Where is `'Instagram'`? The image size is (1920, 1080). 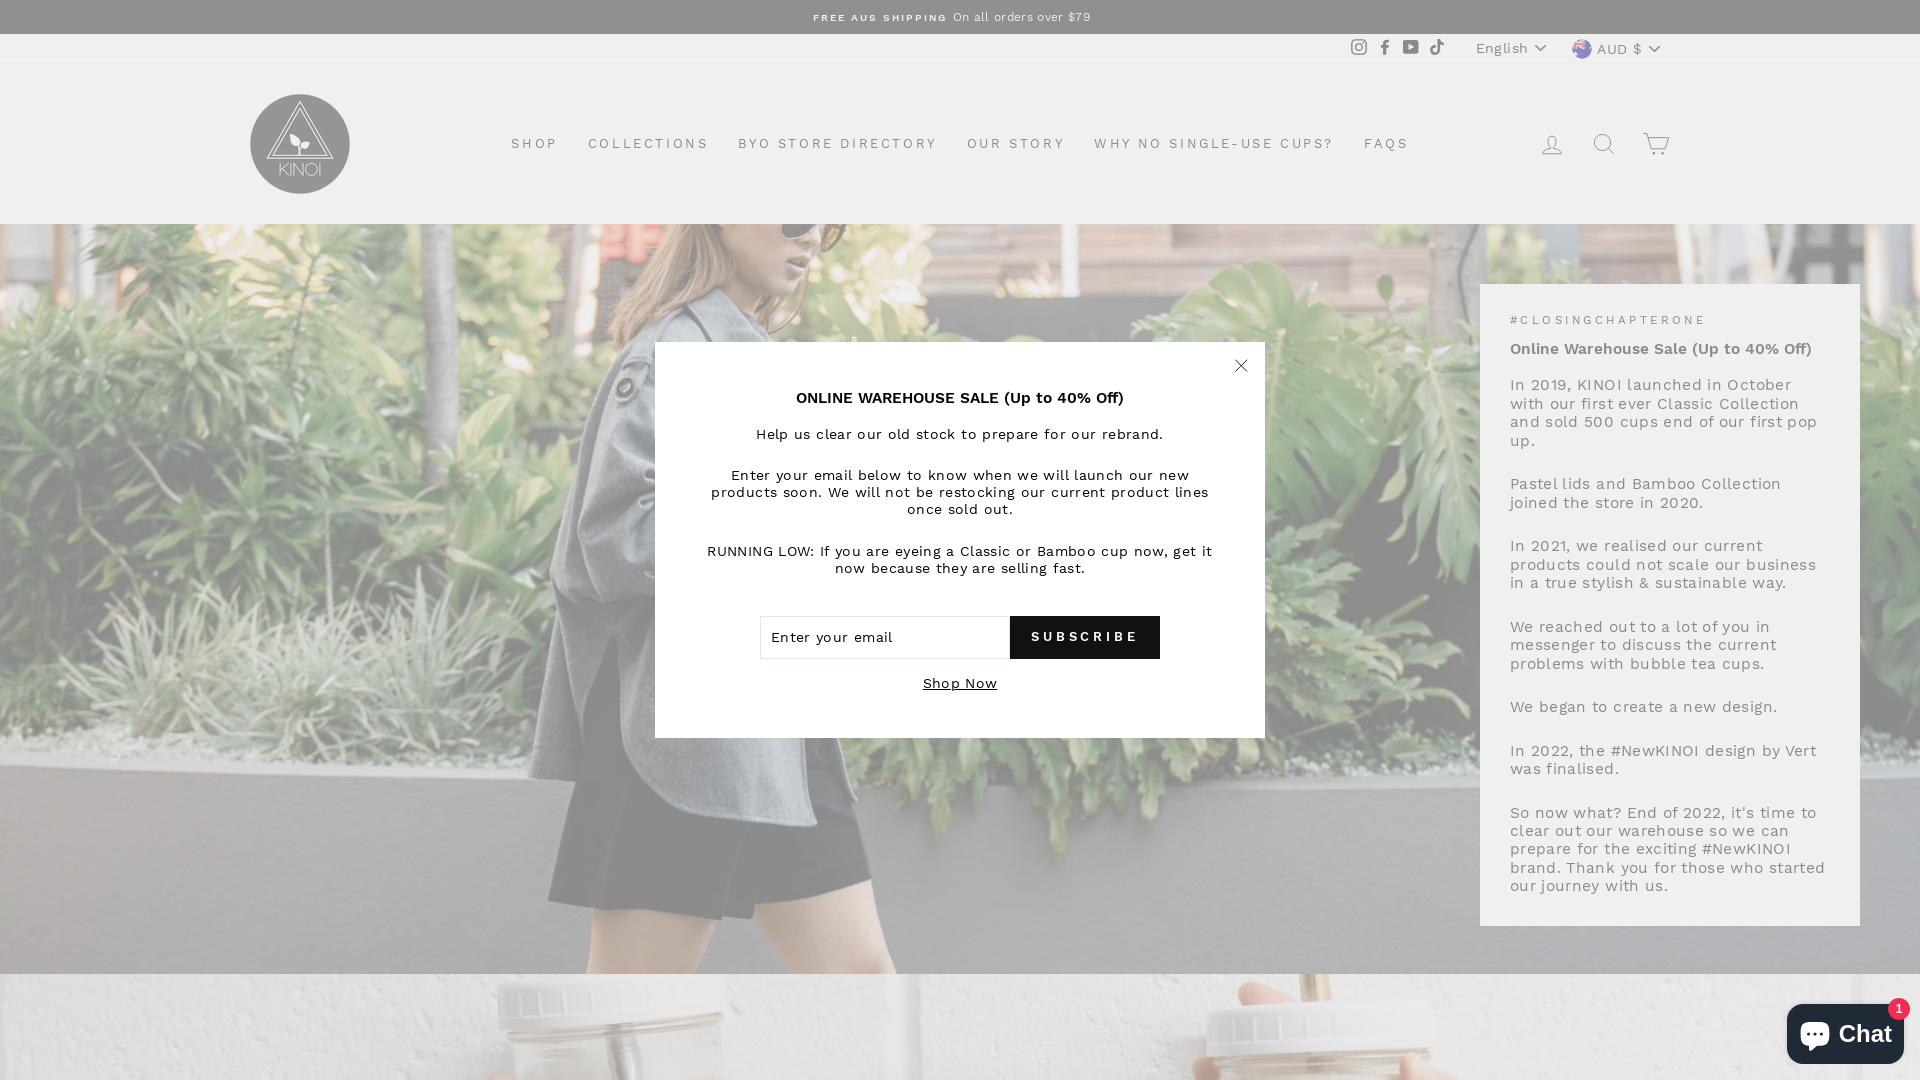 'Instagram' is located at coordinates (1358, 48).